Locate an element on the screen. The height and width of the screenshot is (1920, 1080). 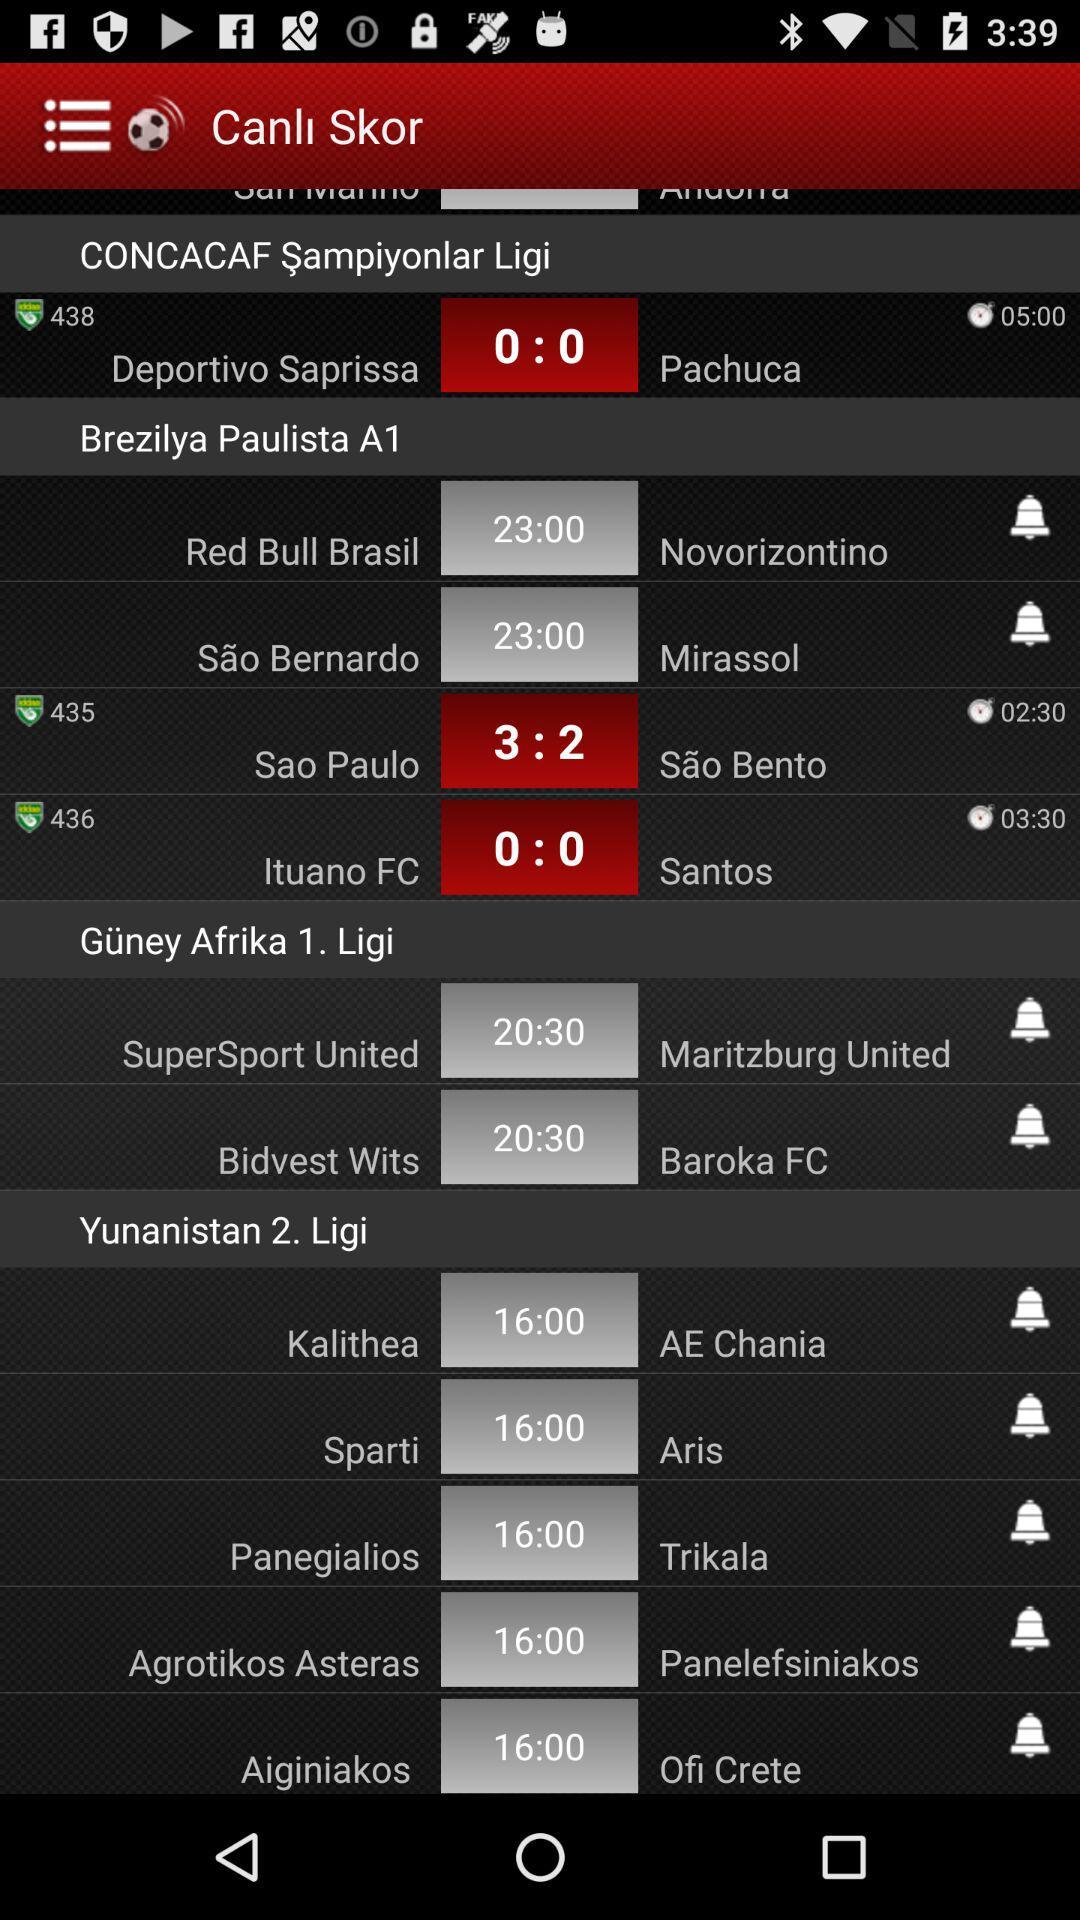
turn on notifications is located at coordinates (1029, 1521).